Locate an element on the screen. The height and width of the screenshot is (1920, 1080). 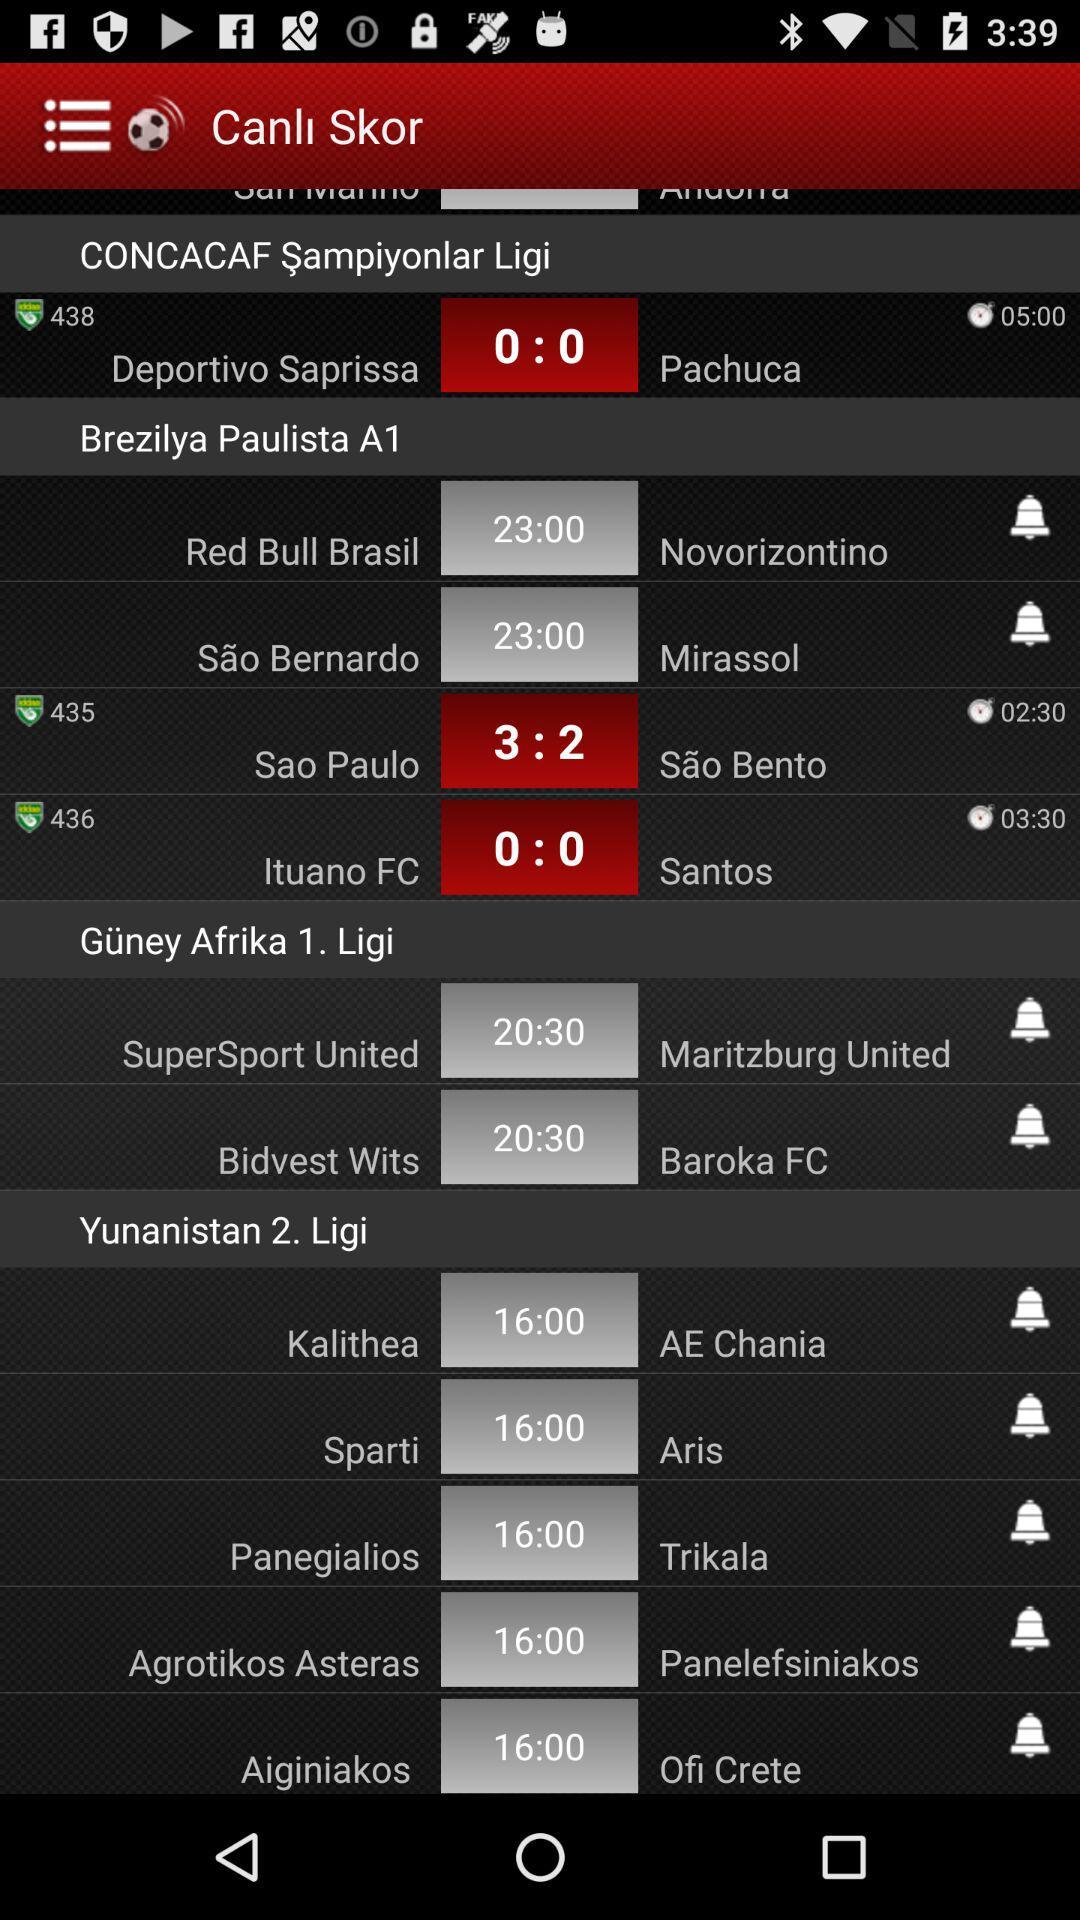
turn on notifications is located at coordinates (1029, 1521).